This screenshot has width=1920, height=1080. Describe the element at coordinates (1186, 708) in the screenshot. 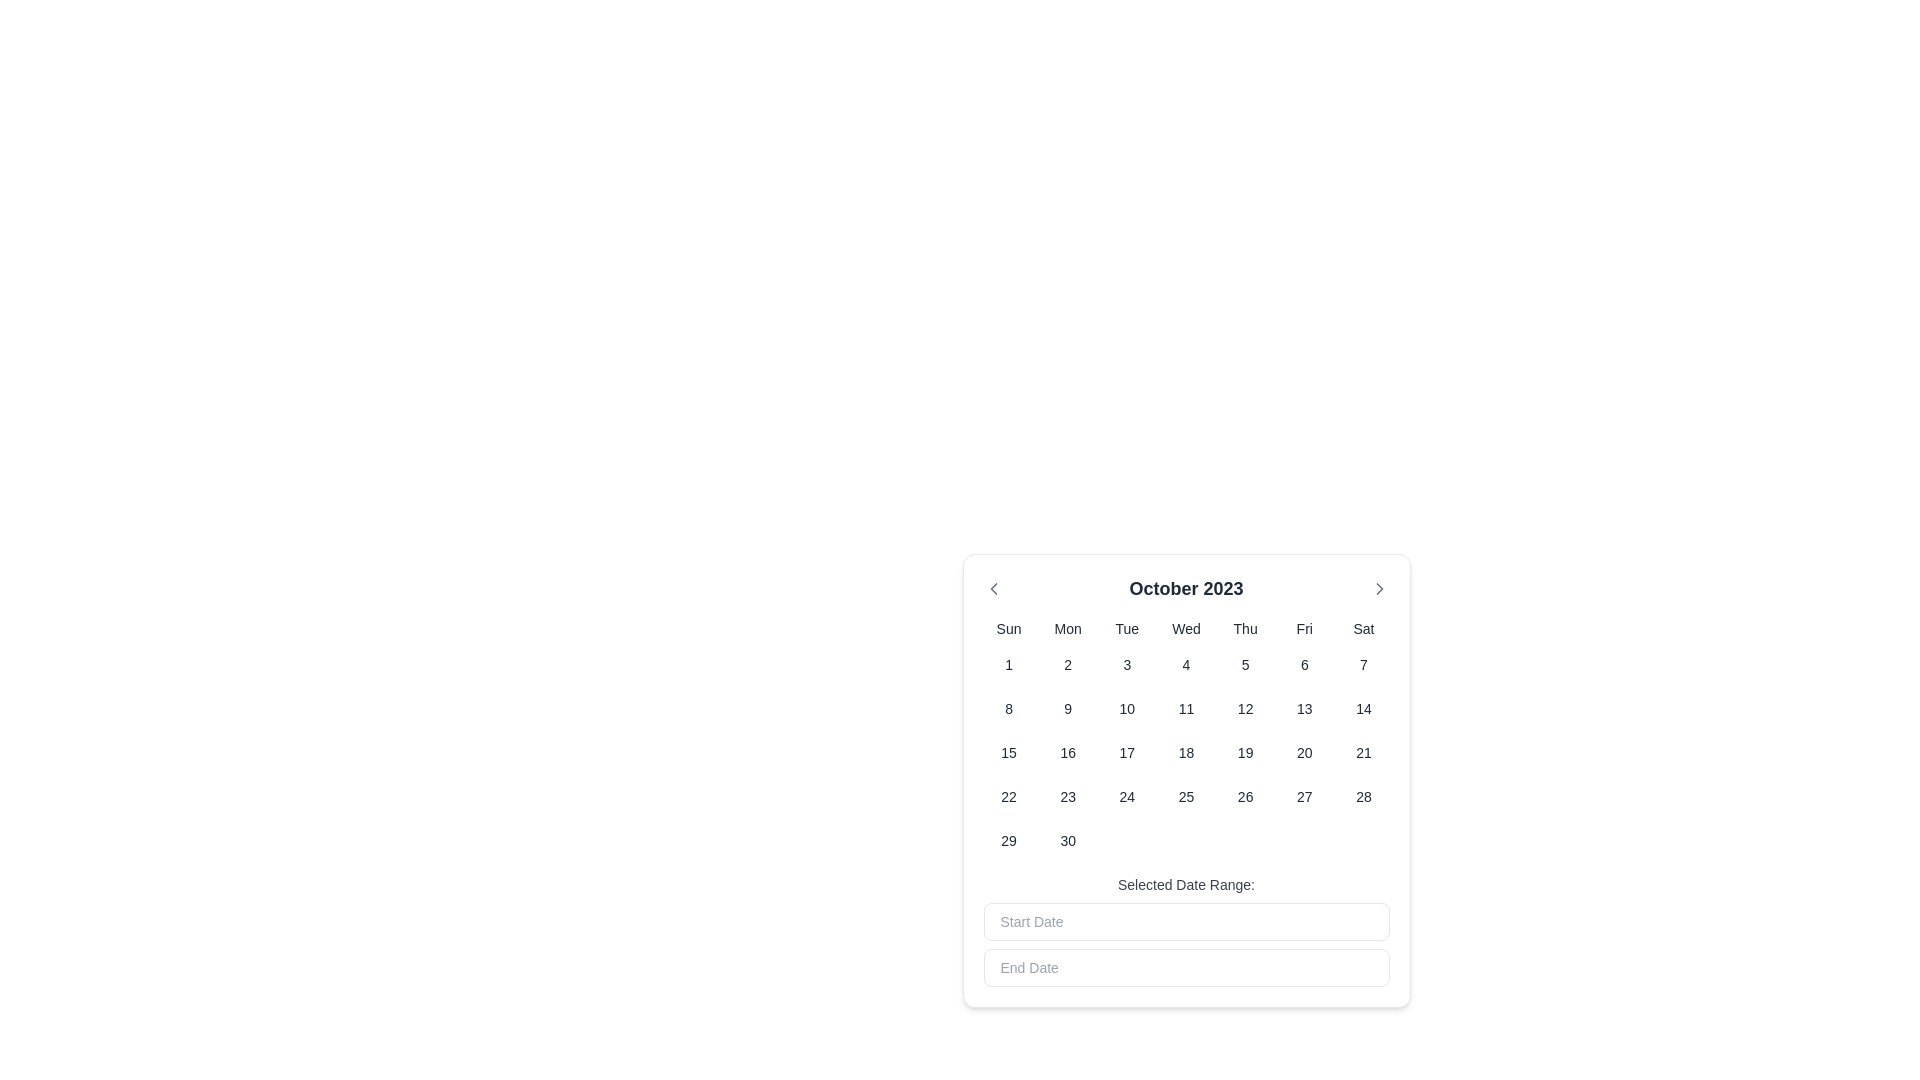

I see `the button displaying the number '11' in the calendar grid layout` at that location.